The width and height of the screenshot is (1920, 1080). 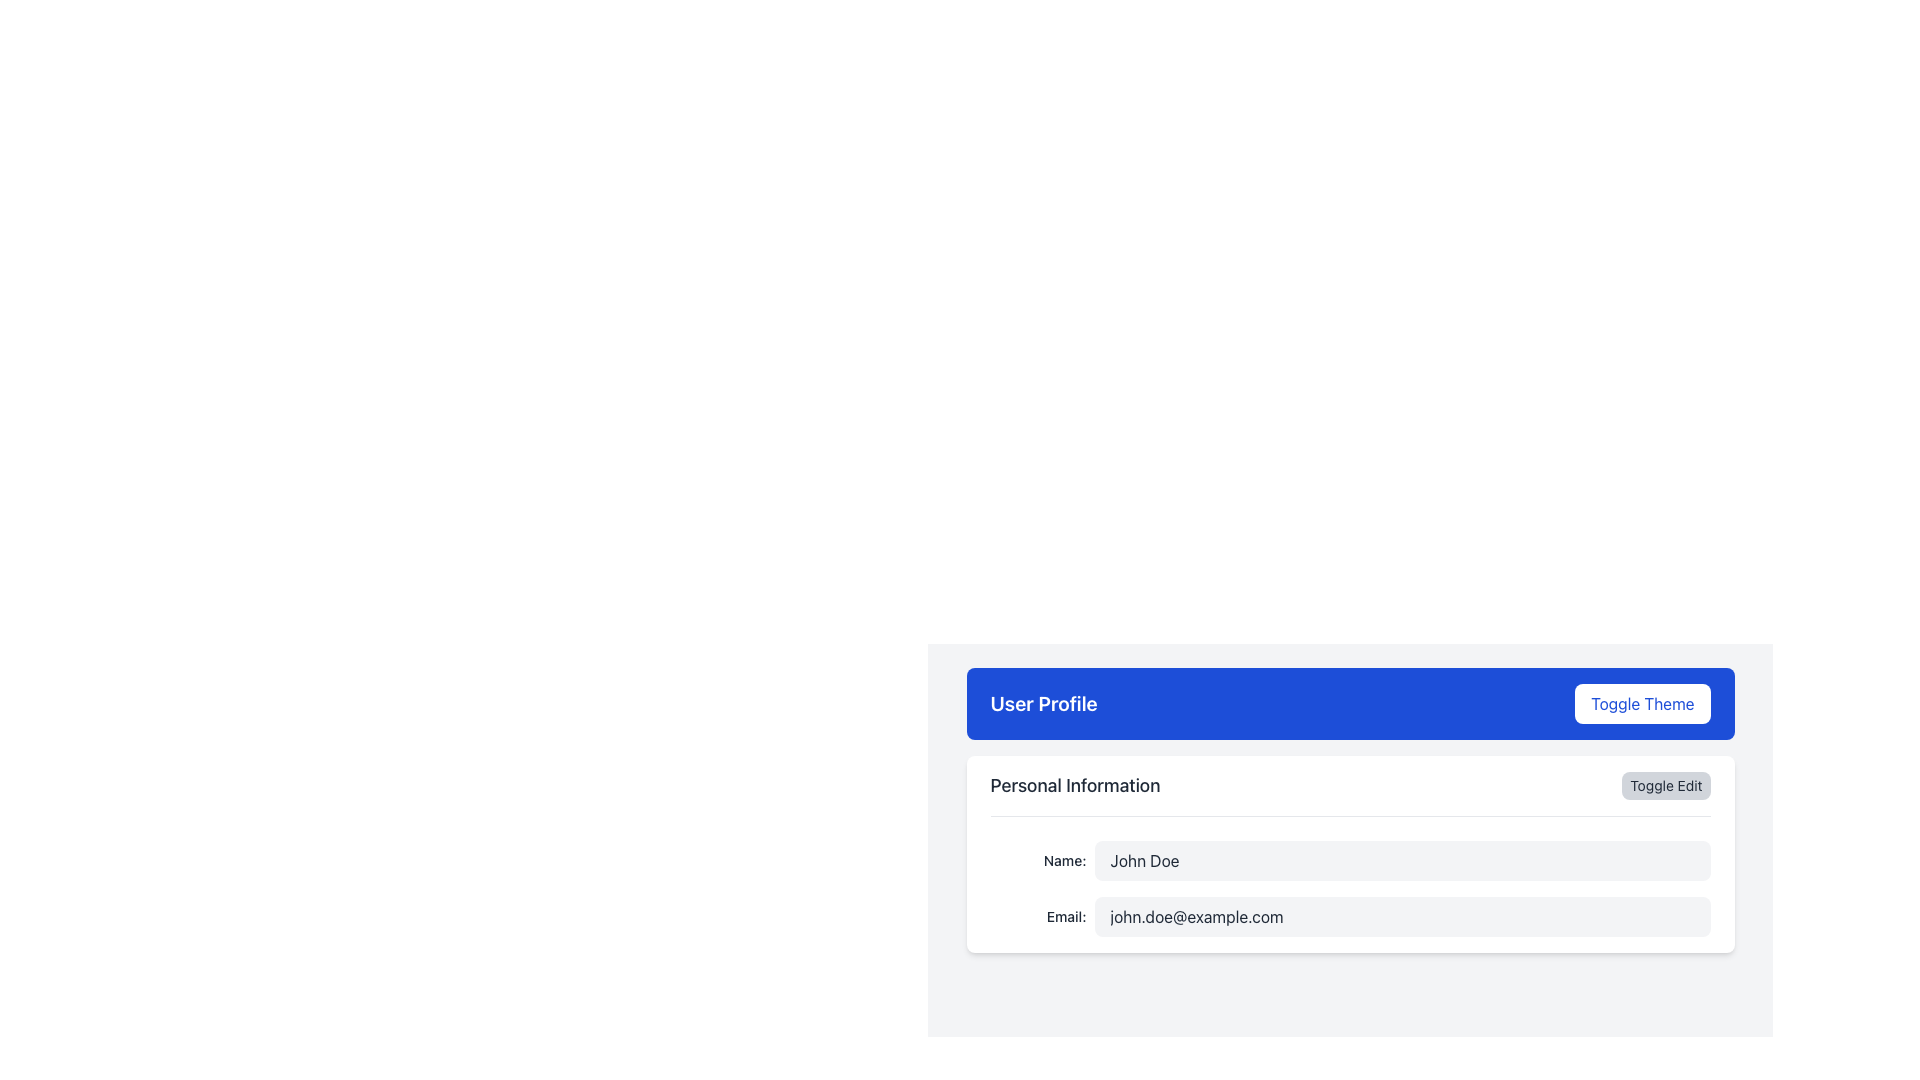 What do you see at coordinates (1642, 703) in the screenshot?
I see `the theme toggle button located in the top-right corner of the blue banner containing 'User Profile'` at bounding box center [1642, 703].